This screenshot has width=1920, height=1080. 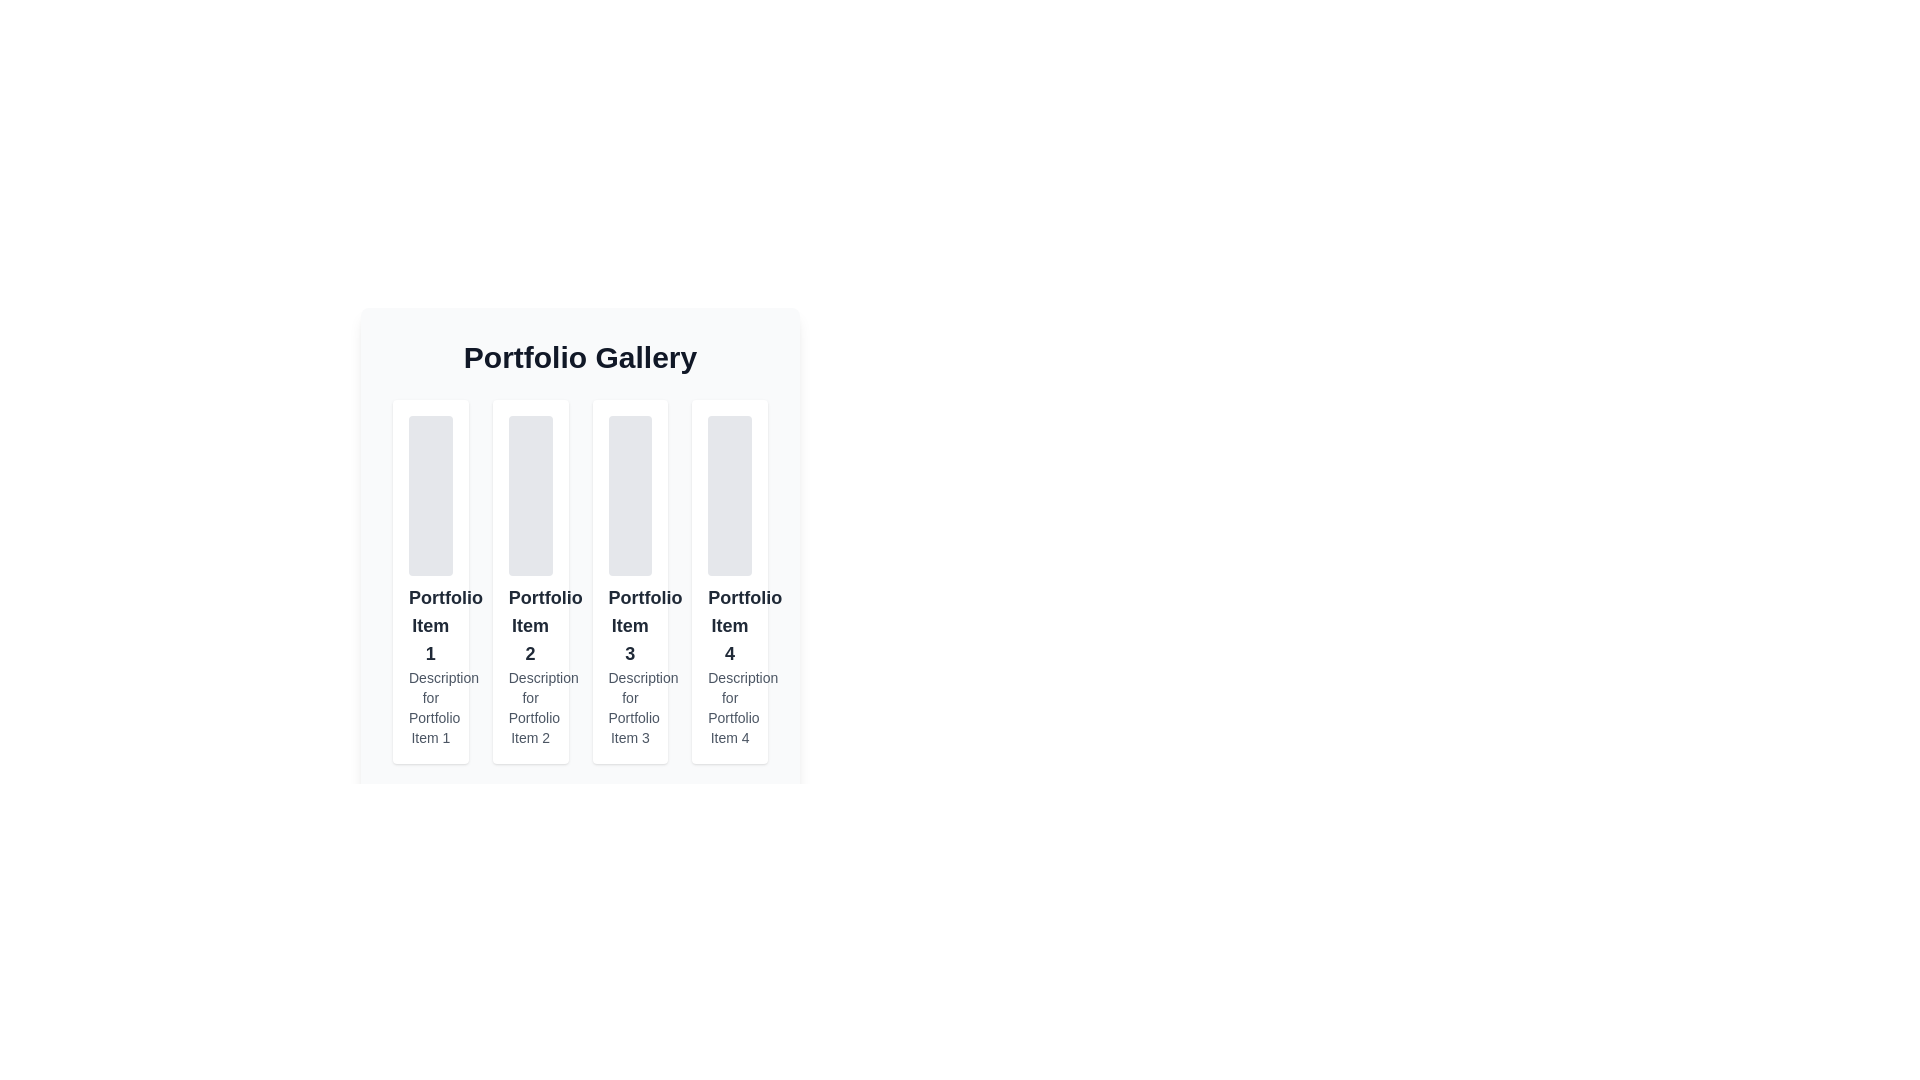 What do you see at coordinates (429, 624) in the screenshot?
I see `the text label displaying 'Portfolio Item 1' in bold, large, dark gray font located beneath a placeholder image` at bounding box center [429, 624].